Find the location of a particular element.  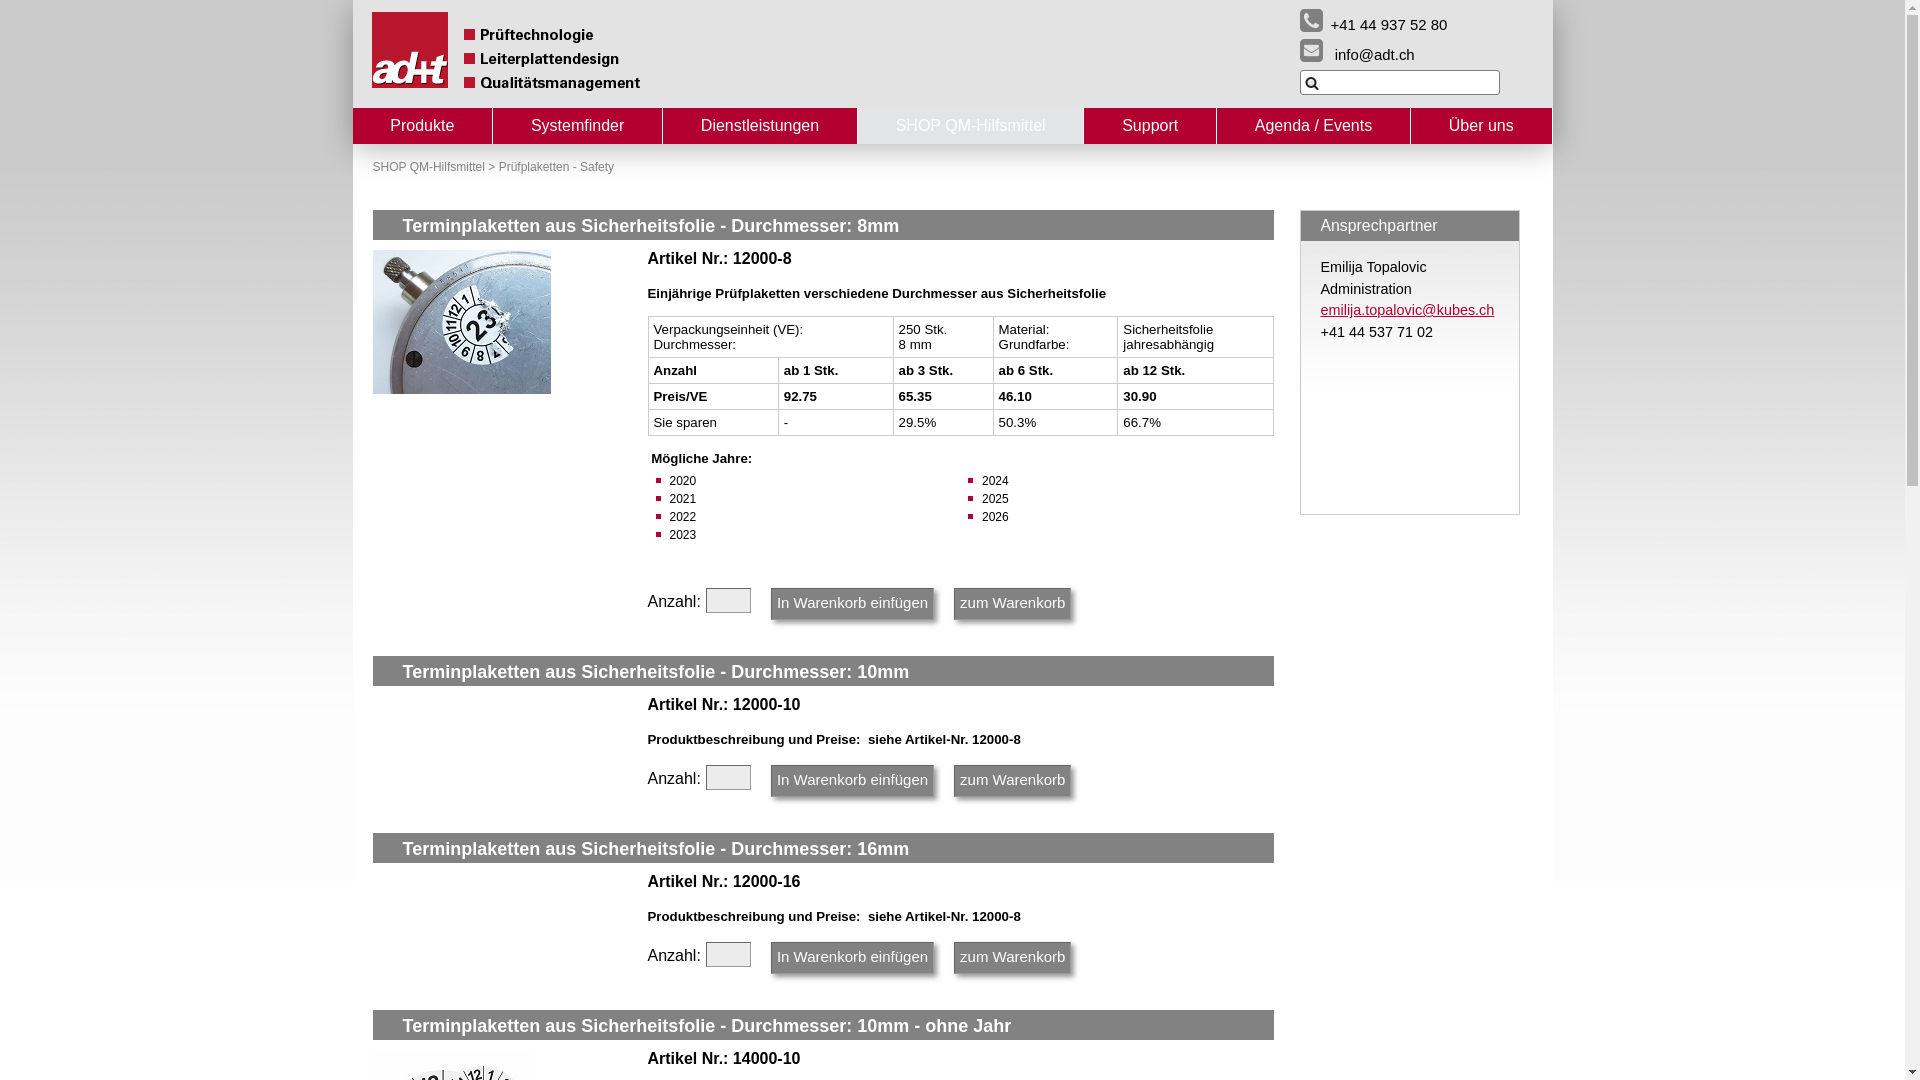

'+41 44 937 52 80' is located at coordinates (1372, 20).